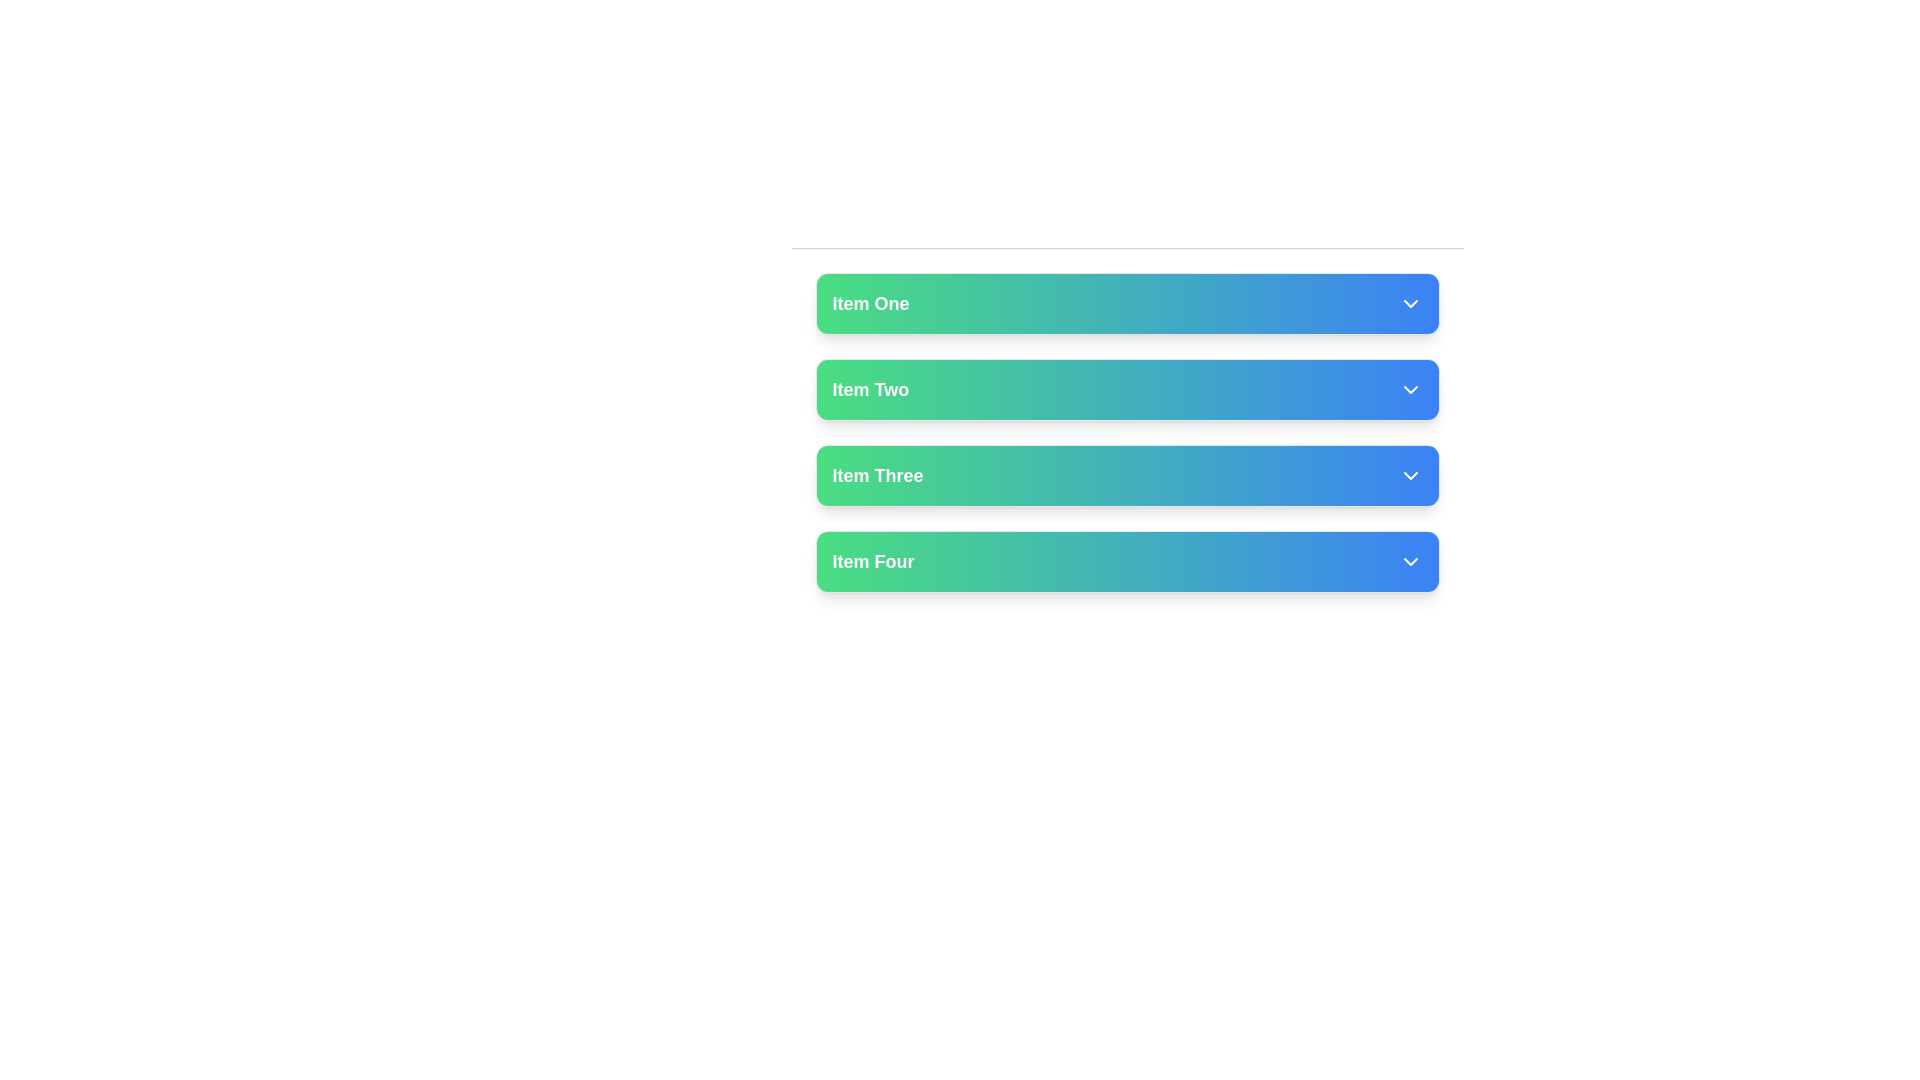  What do you see at coordinates (1127, 562) in the screenshot?
I see `the selectable button at the bottom of the list` at bounding box center [1127, 562].